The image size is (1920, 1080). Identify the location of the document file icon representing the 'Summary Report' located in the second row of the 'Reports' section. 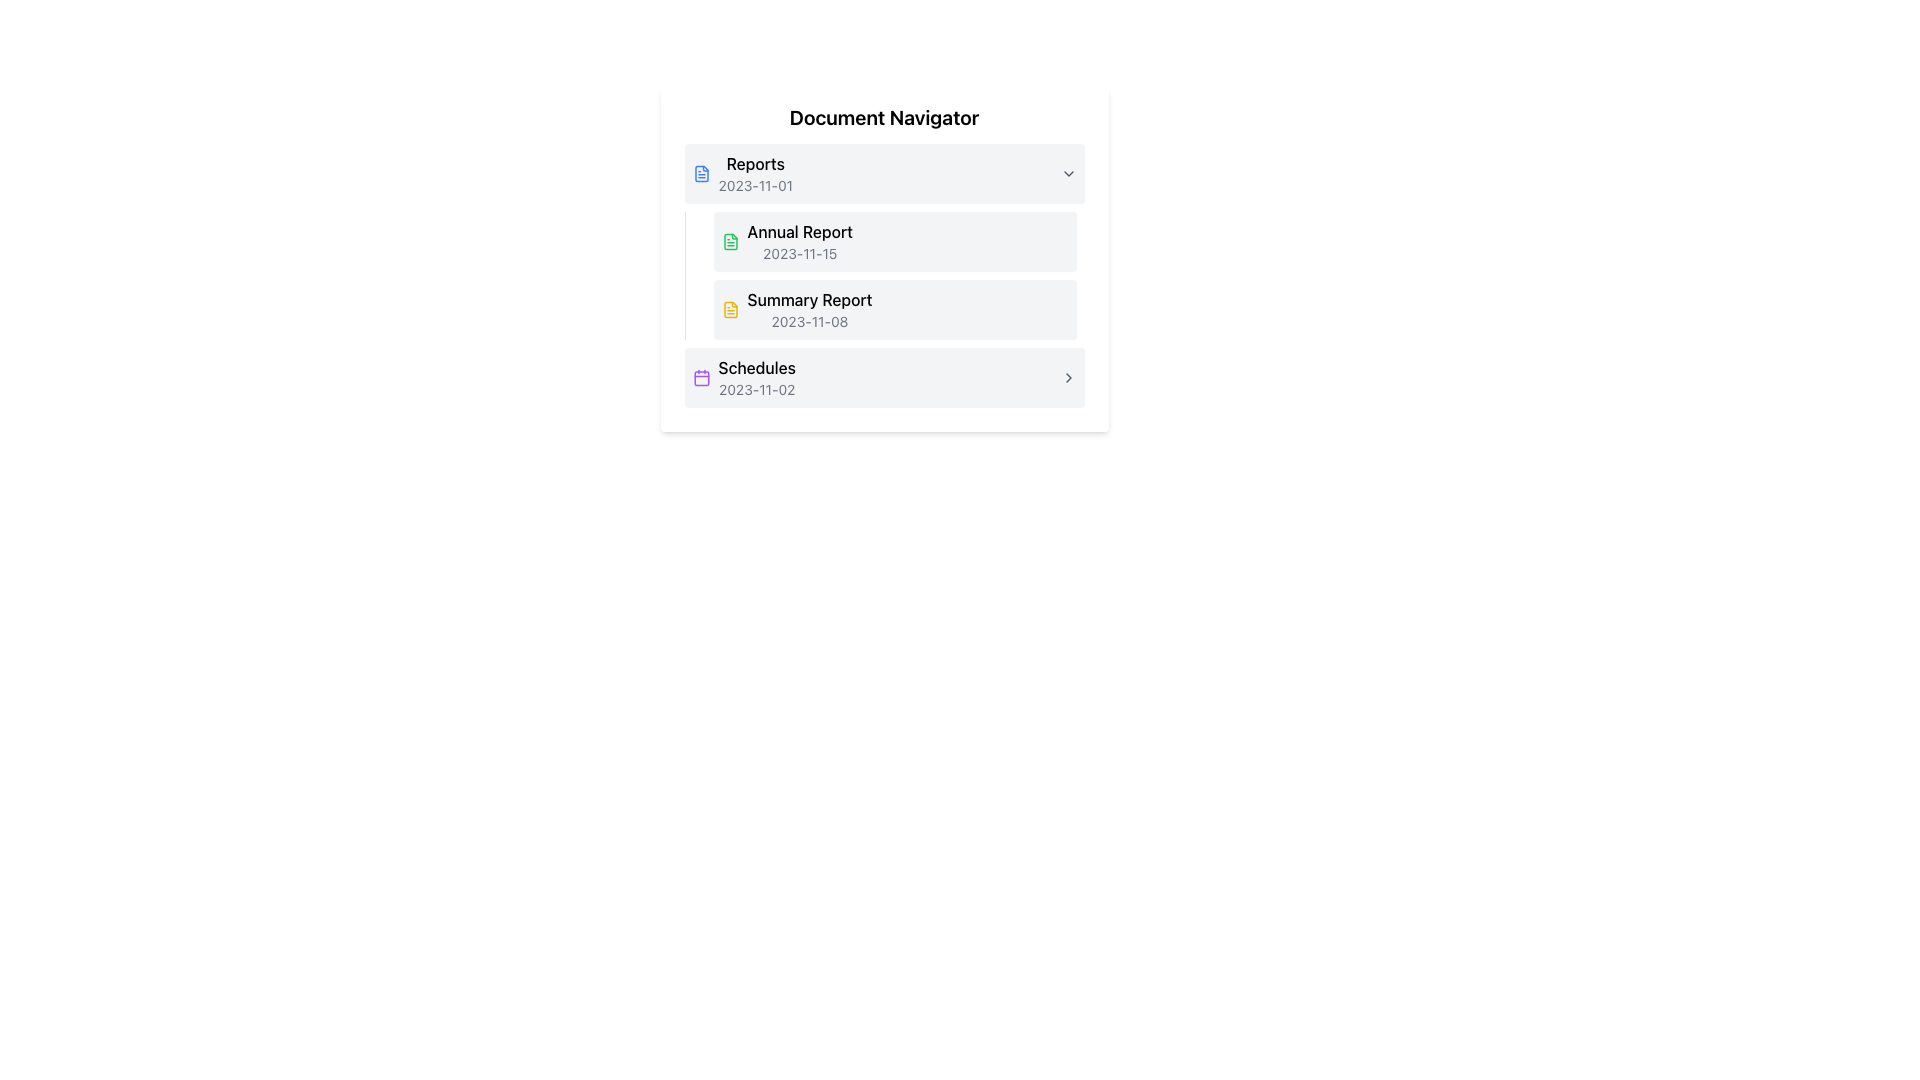
(729, 309).